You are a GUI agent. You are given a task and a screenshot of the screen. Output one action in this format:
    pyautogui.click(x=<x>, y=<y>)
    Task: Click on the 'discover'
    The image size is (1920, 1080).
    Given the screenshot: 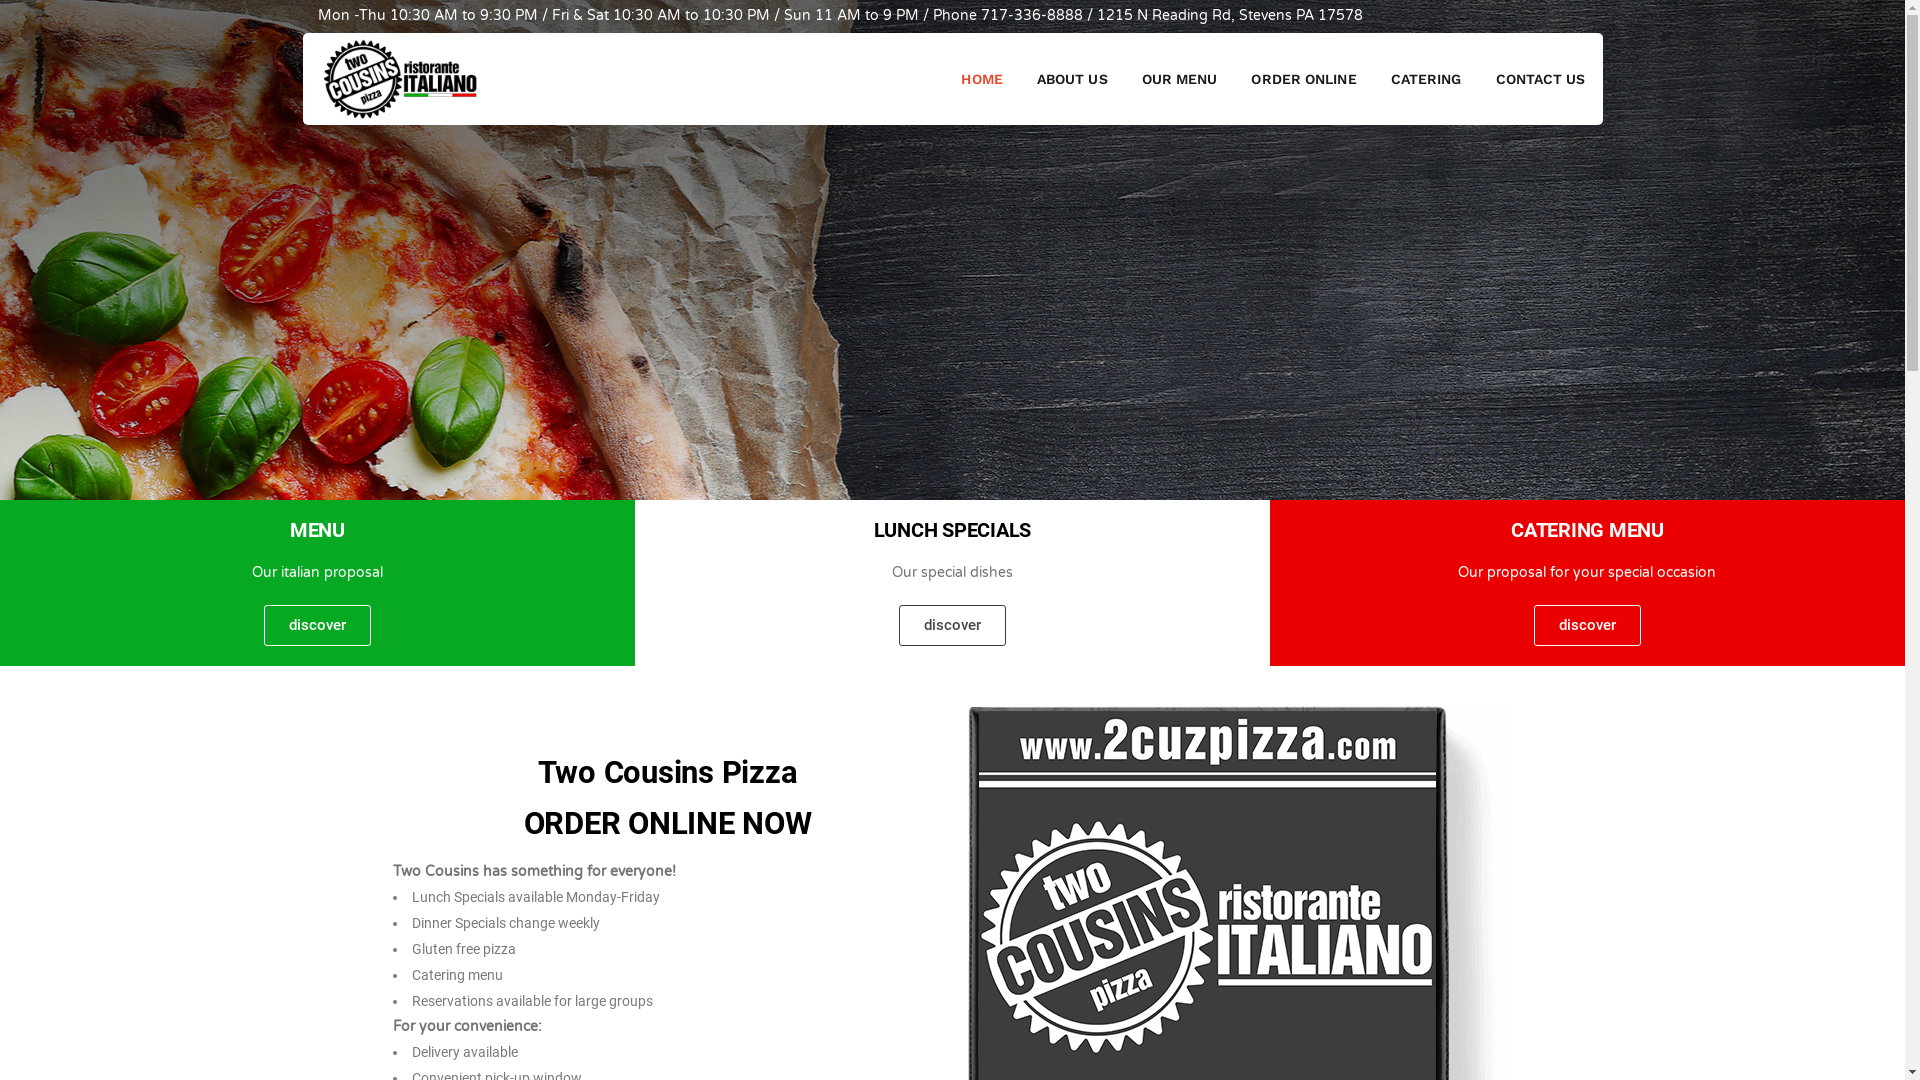 What is the action you would take?
    pyautogui.click(x=951, y=624)
    